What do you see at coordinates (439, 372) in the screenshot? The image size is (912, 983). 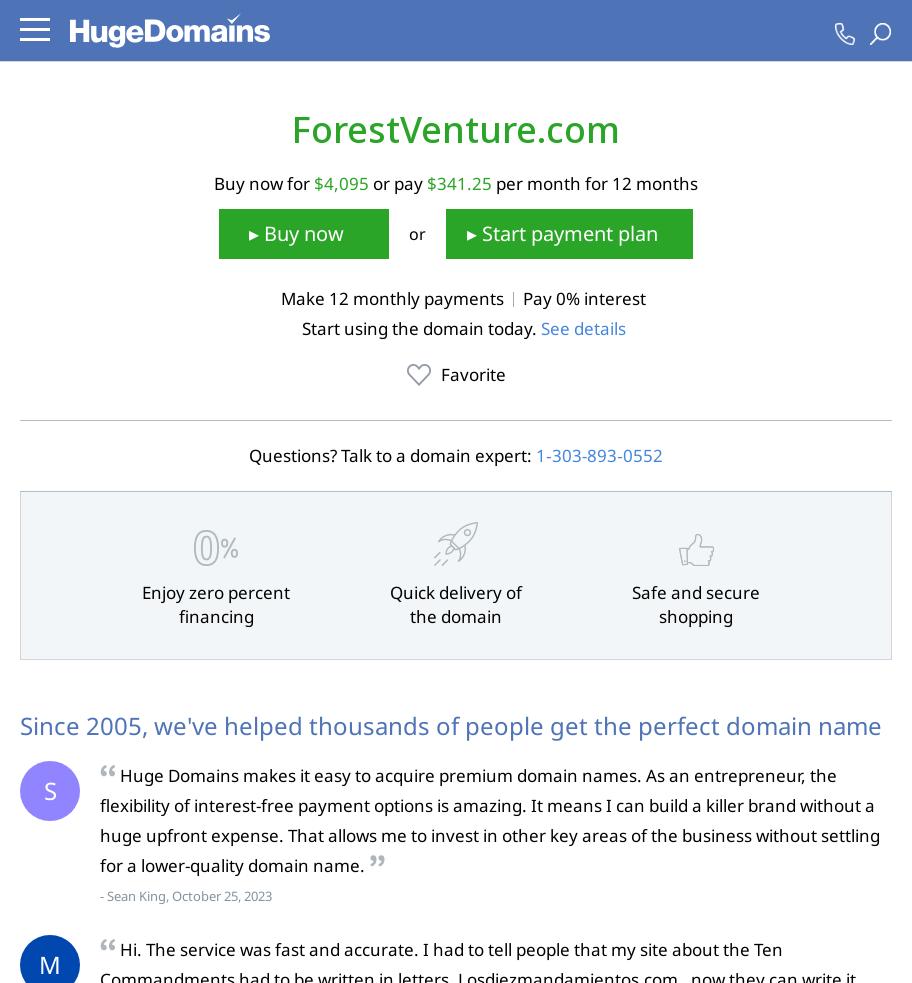 I see `'Favorite'` at bounding box center [439, 372].